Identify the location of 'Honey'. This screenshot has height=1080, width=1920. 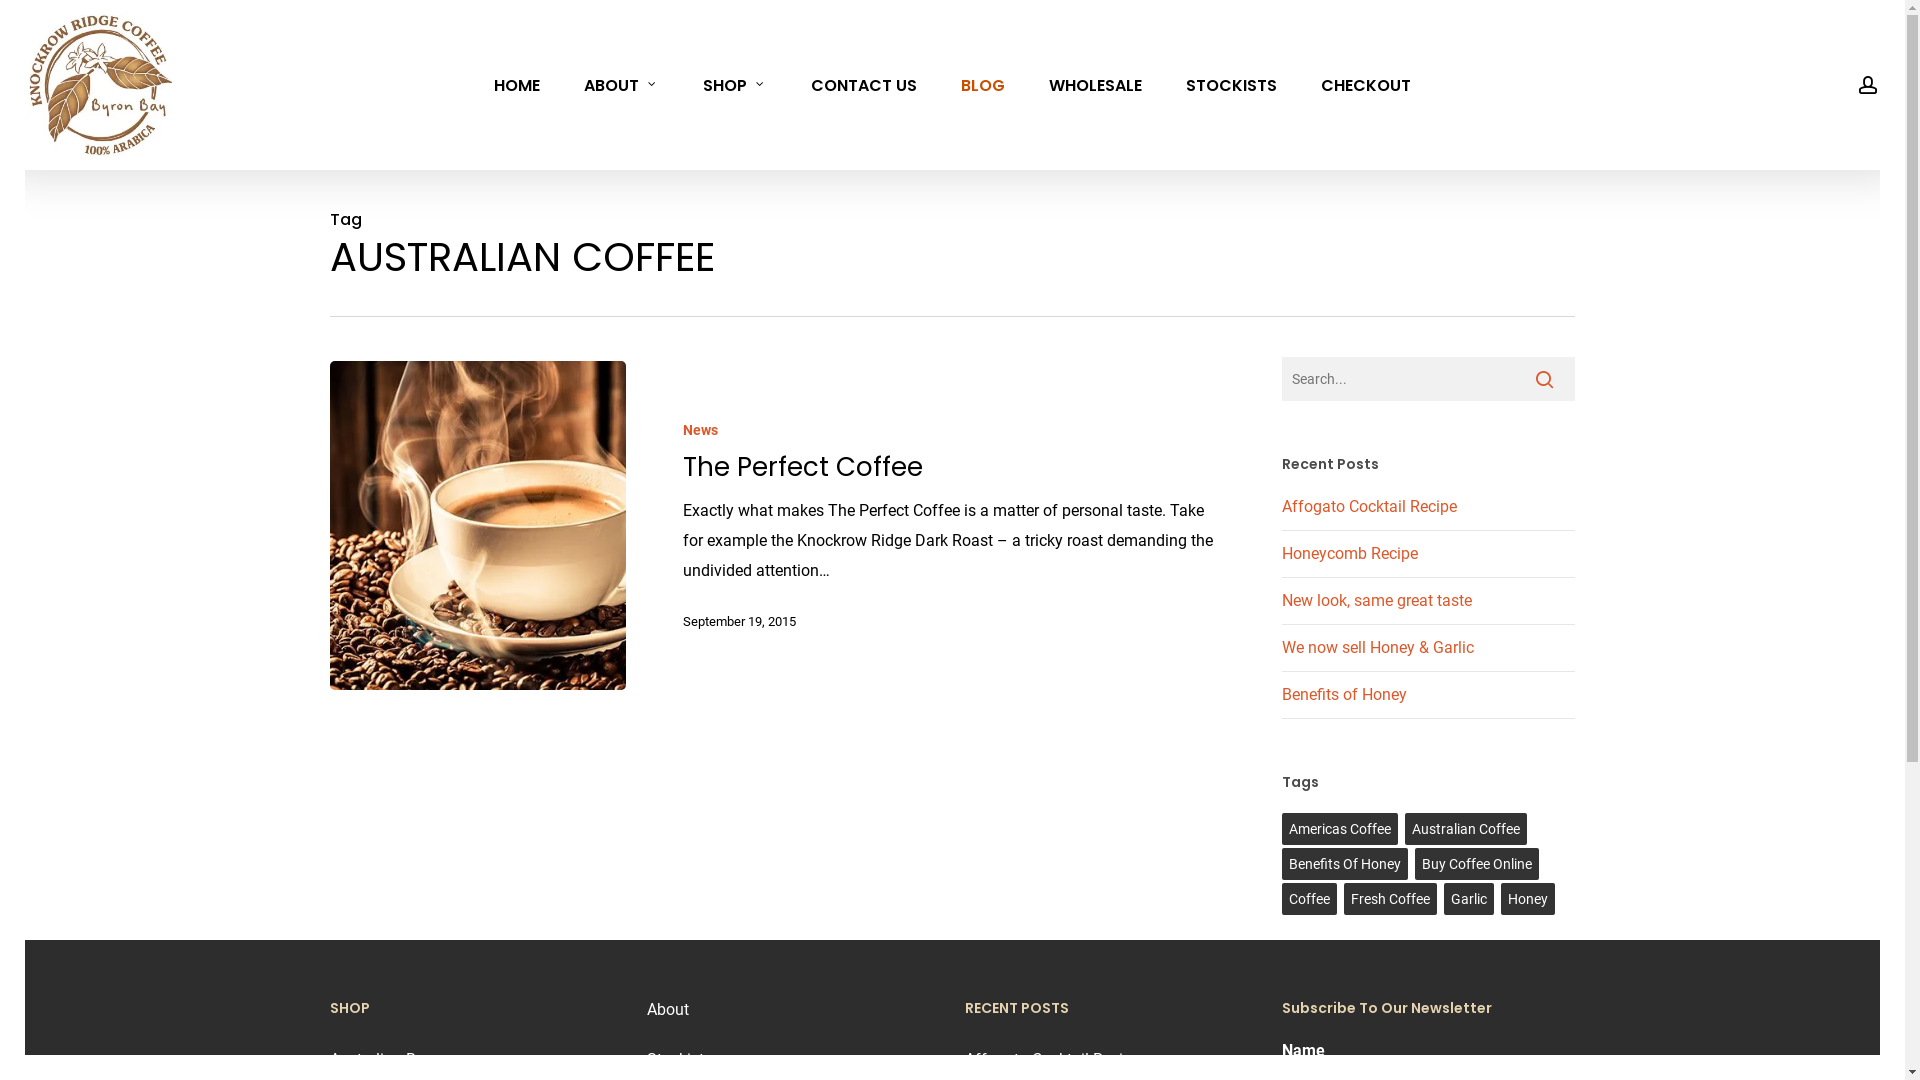
(1526, 897).